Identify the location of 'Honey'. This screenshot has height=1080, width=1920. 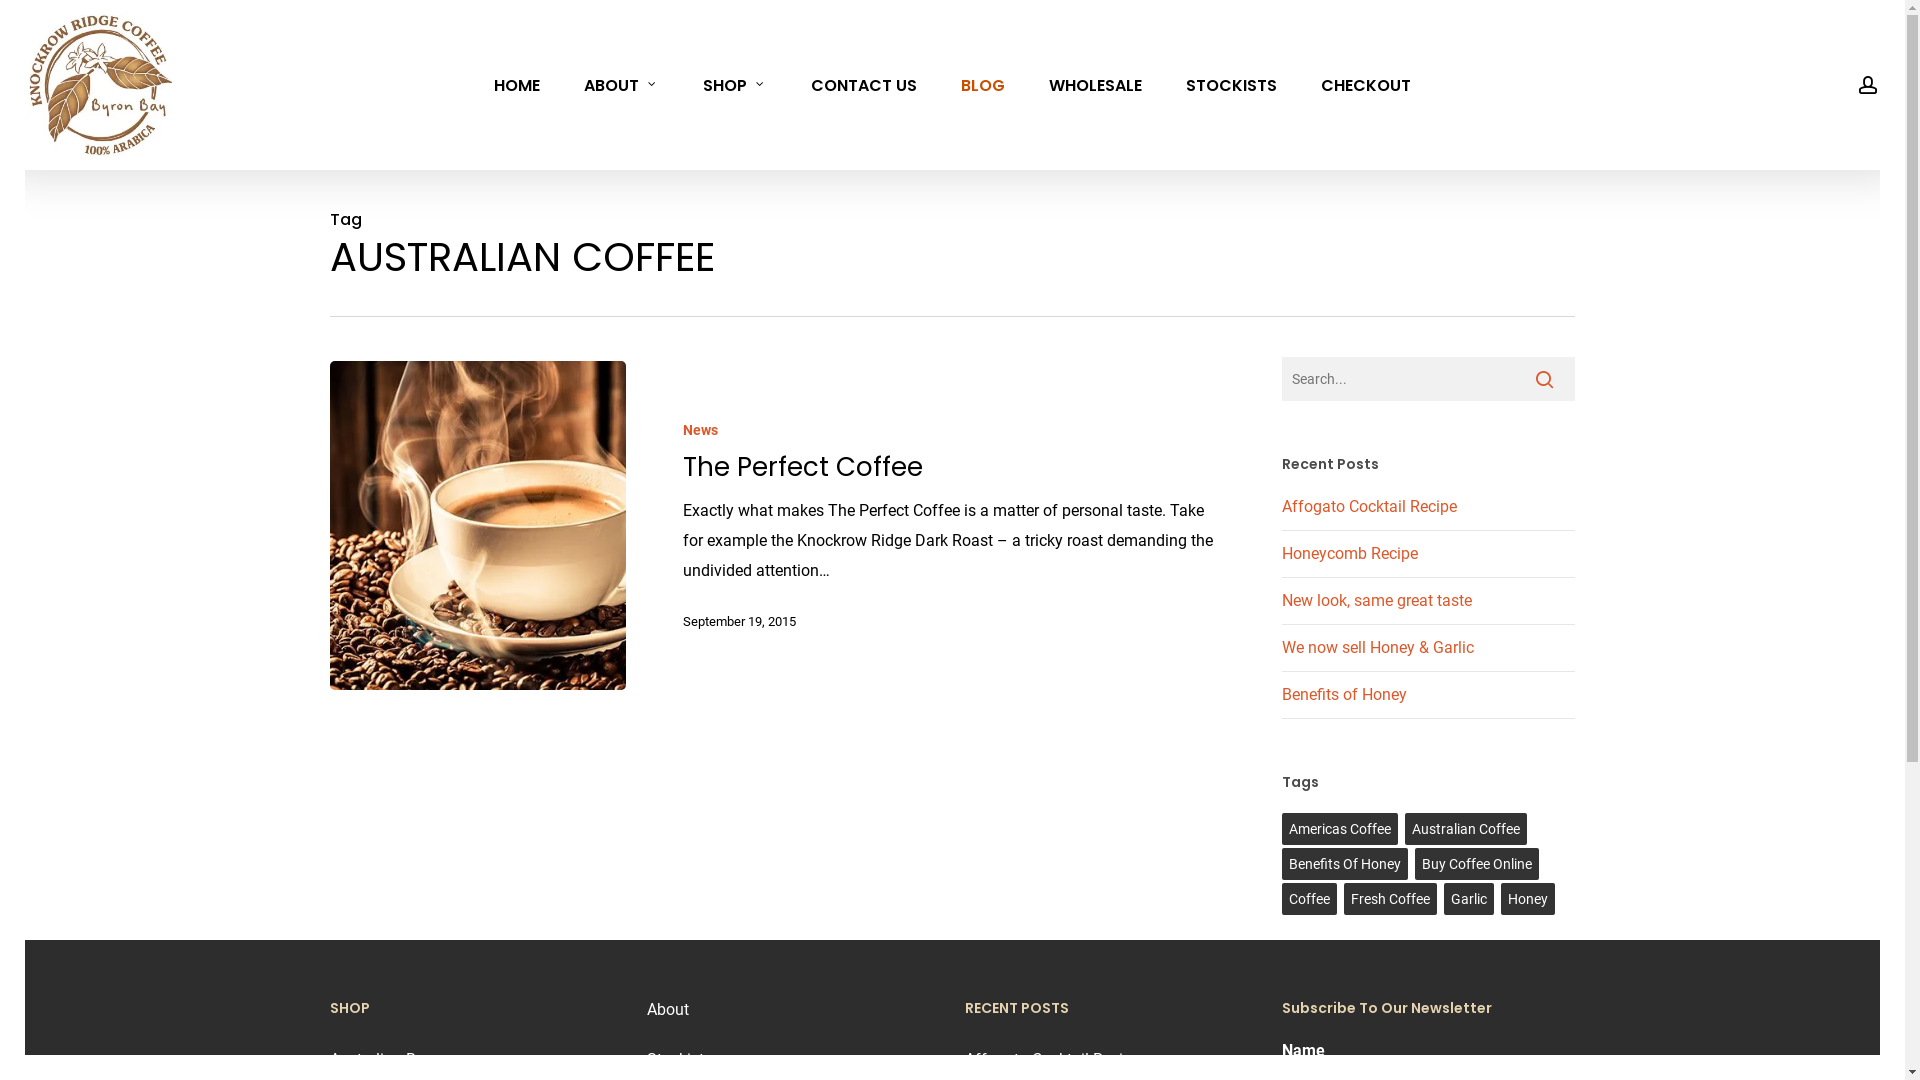
(1526, 897).